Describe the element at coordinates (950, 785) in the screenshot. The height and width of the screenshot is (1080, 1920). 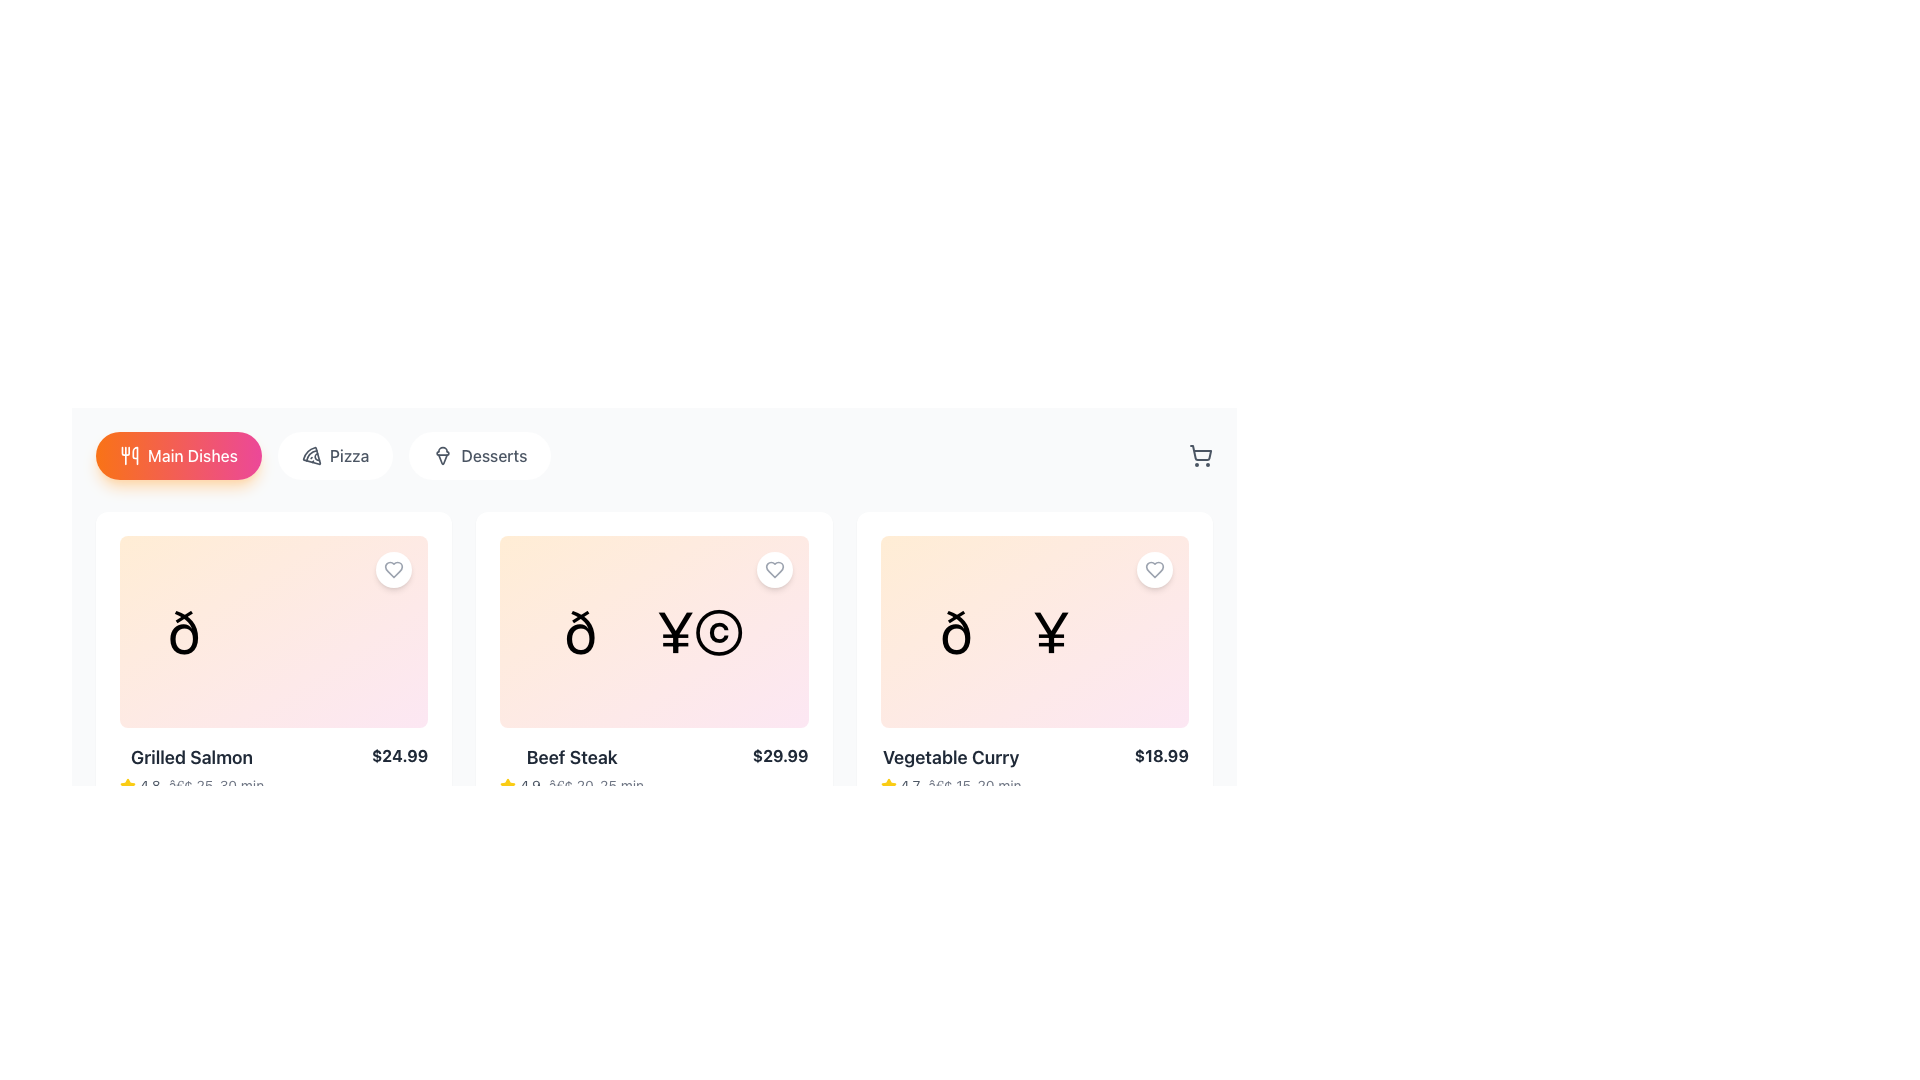
I see `the text label with icon that provides information about the rating and estimated preparation time for the item 'Vegetable Curry', located below its title within the card layout` at that location.